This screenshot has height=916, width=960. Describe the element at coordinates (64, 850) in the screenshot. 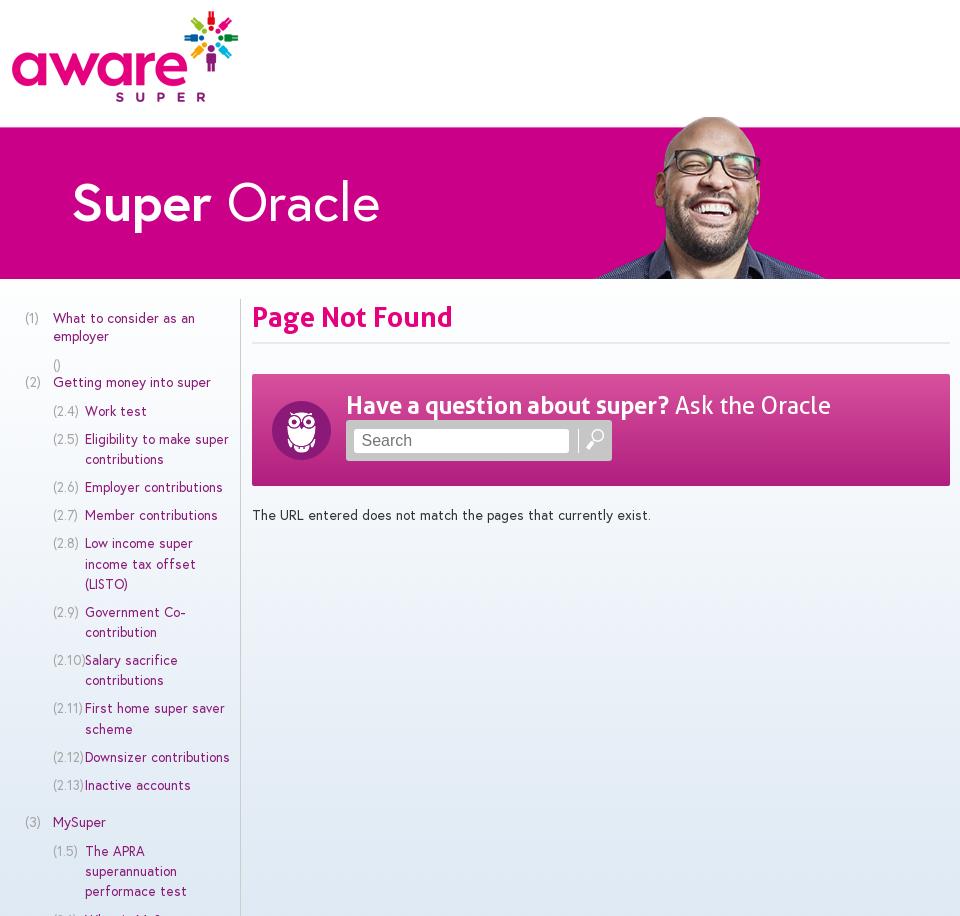

I see `'(1.5)'` at that location.